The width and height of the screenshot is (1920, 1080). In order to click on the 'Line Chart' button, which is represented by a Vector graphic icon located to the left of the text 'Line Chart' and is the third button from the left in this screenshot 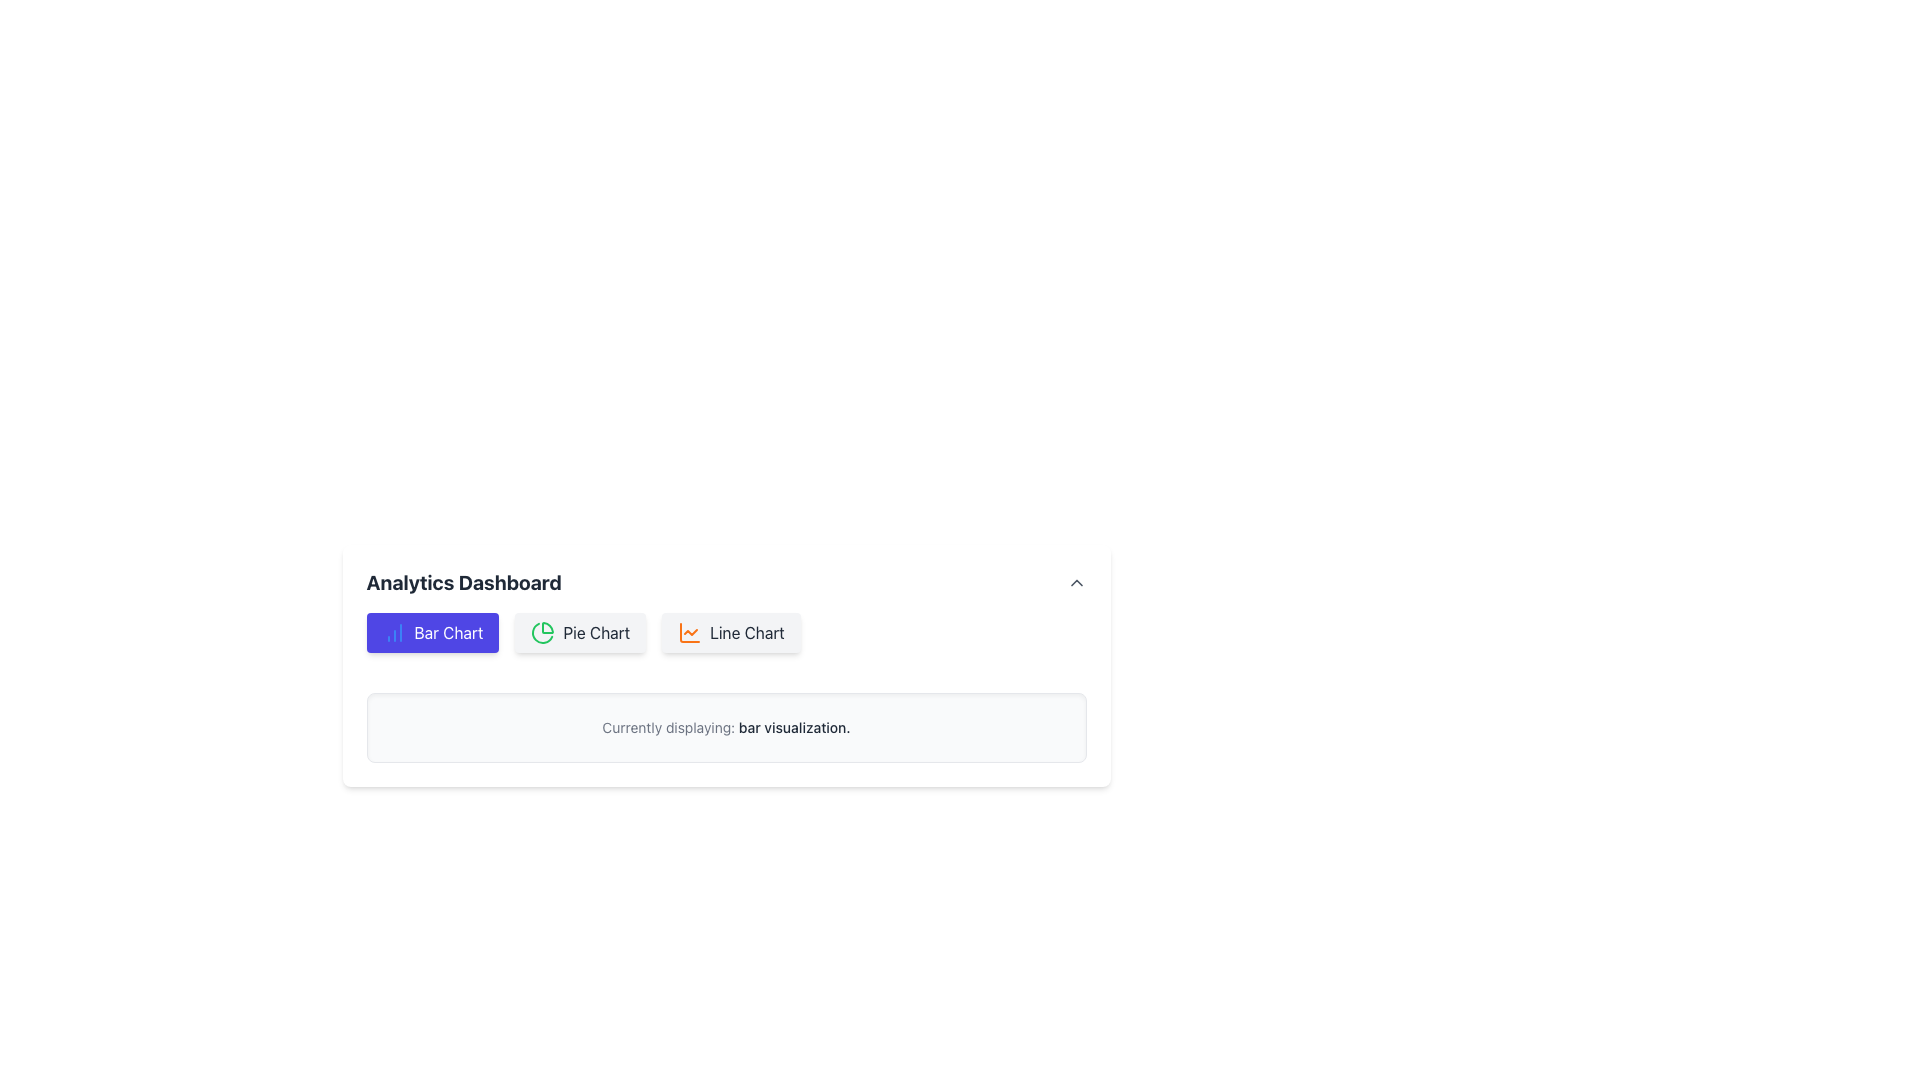, I will do `click(690, 632)`.